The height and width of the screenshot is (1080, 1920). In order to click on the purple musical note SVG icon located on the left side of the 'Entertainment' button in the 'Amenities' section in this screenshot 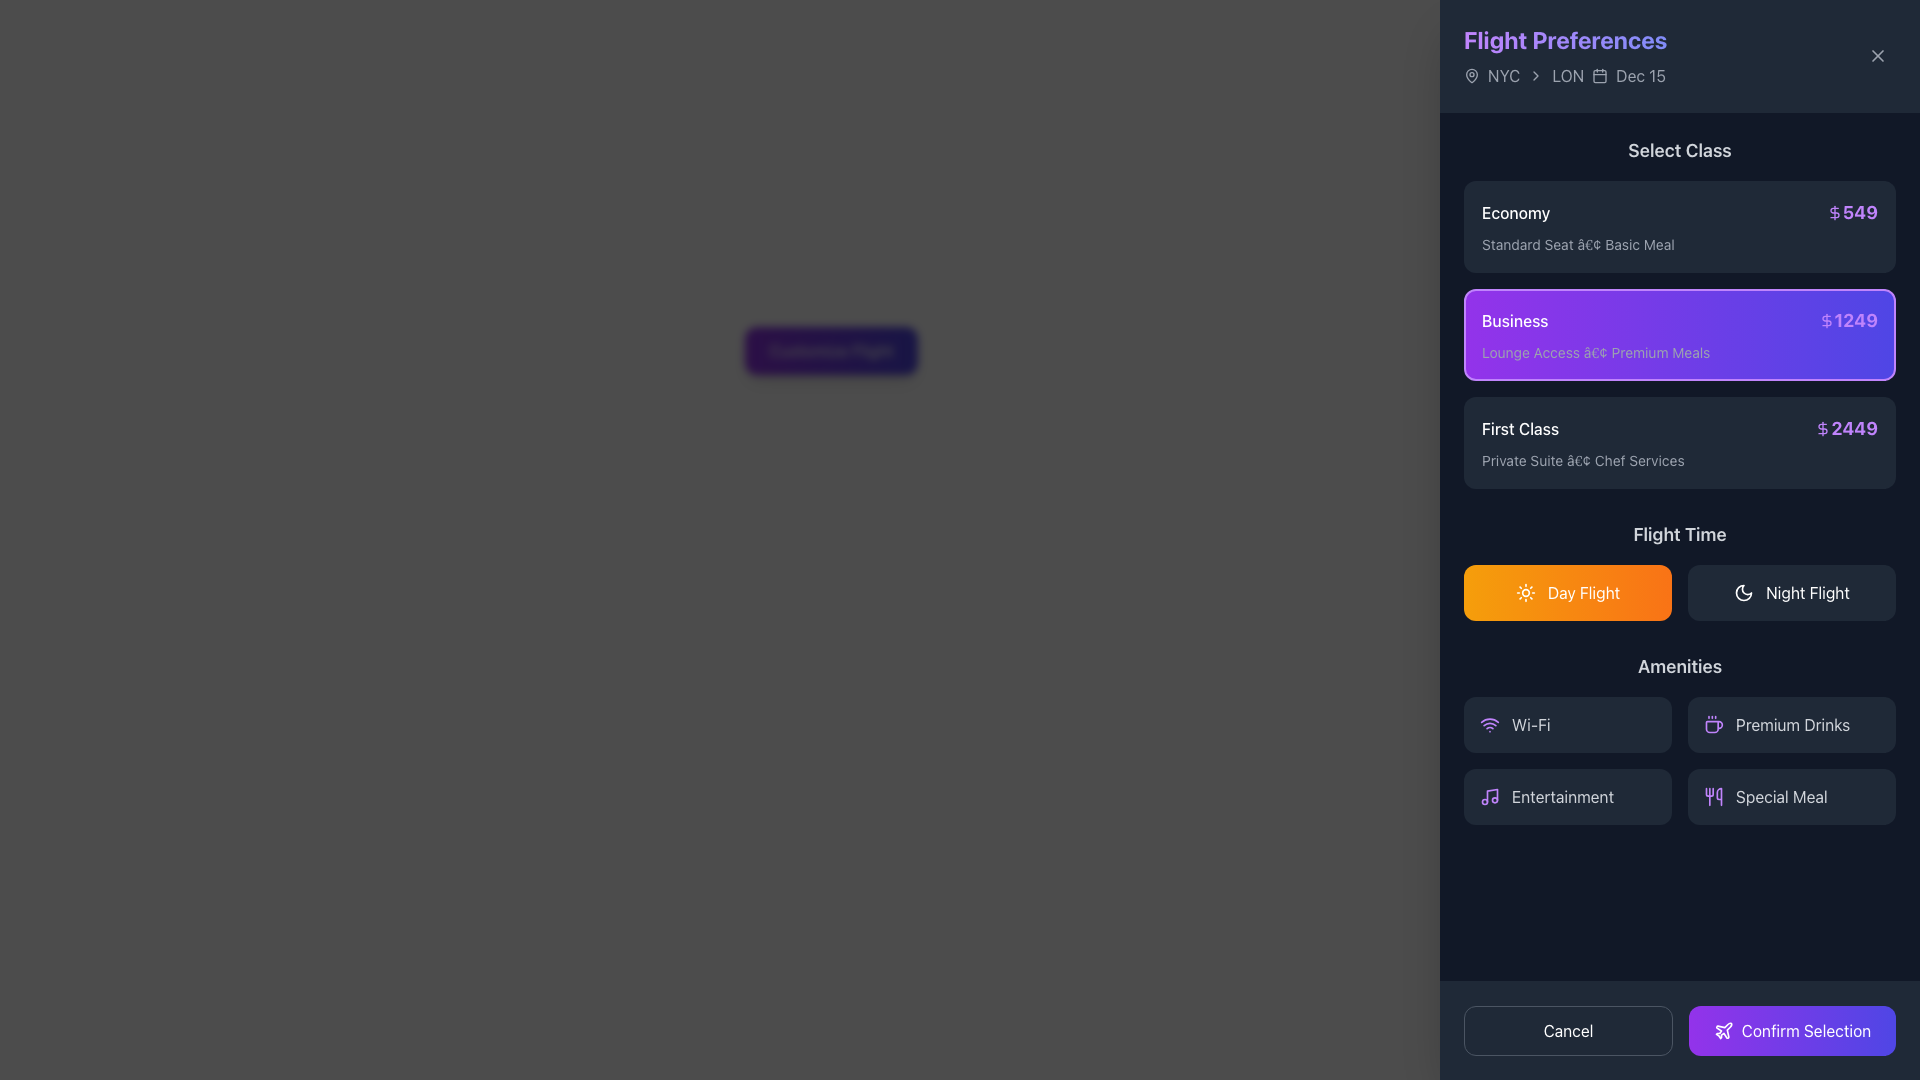, I will do `click(1489, 796)`.